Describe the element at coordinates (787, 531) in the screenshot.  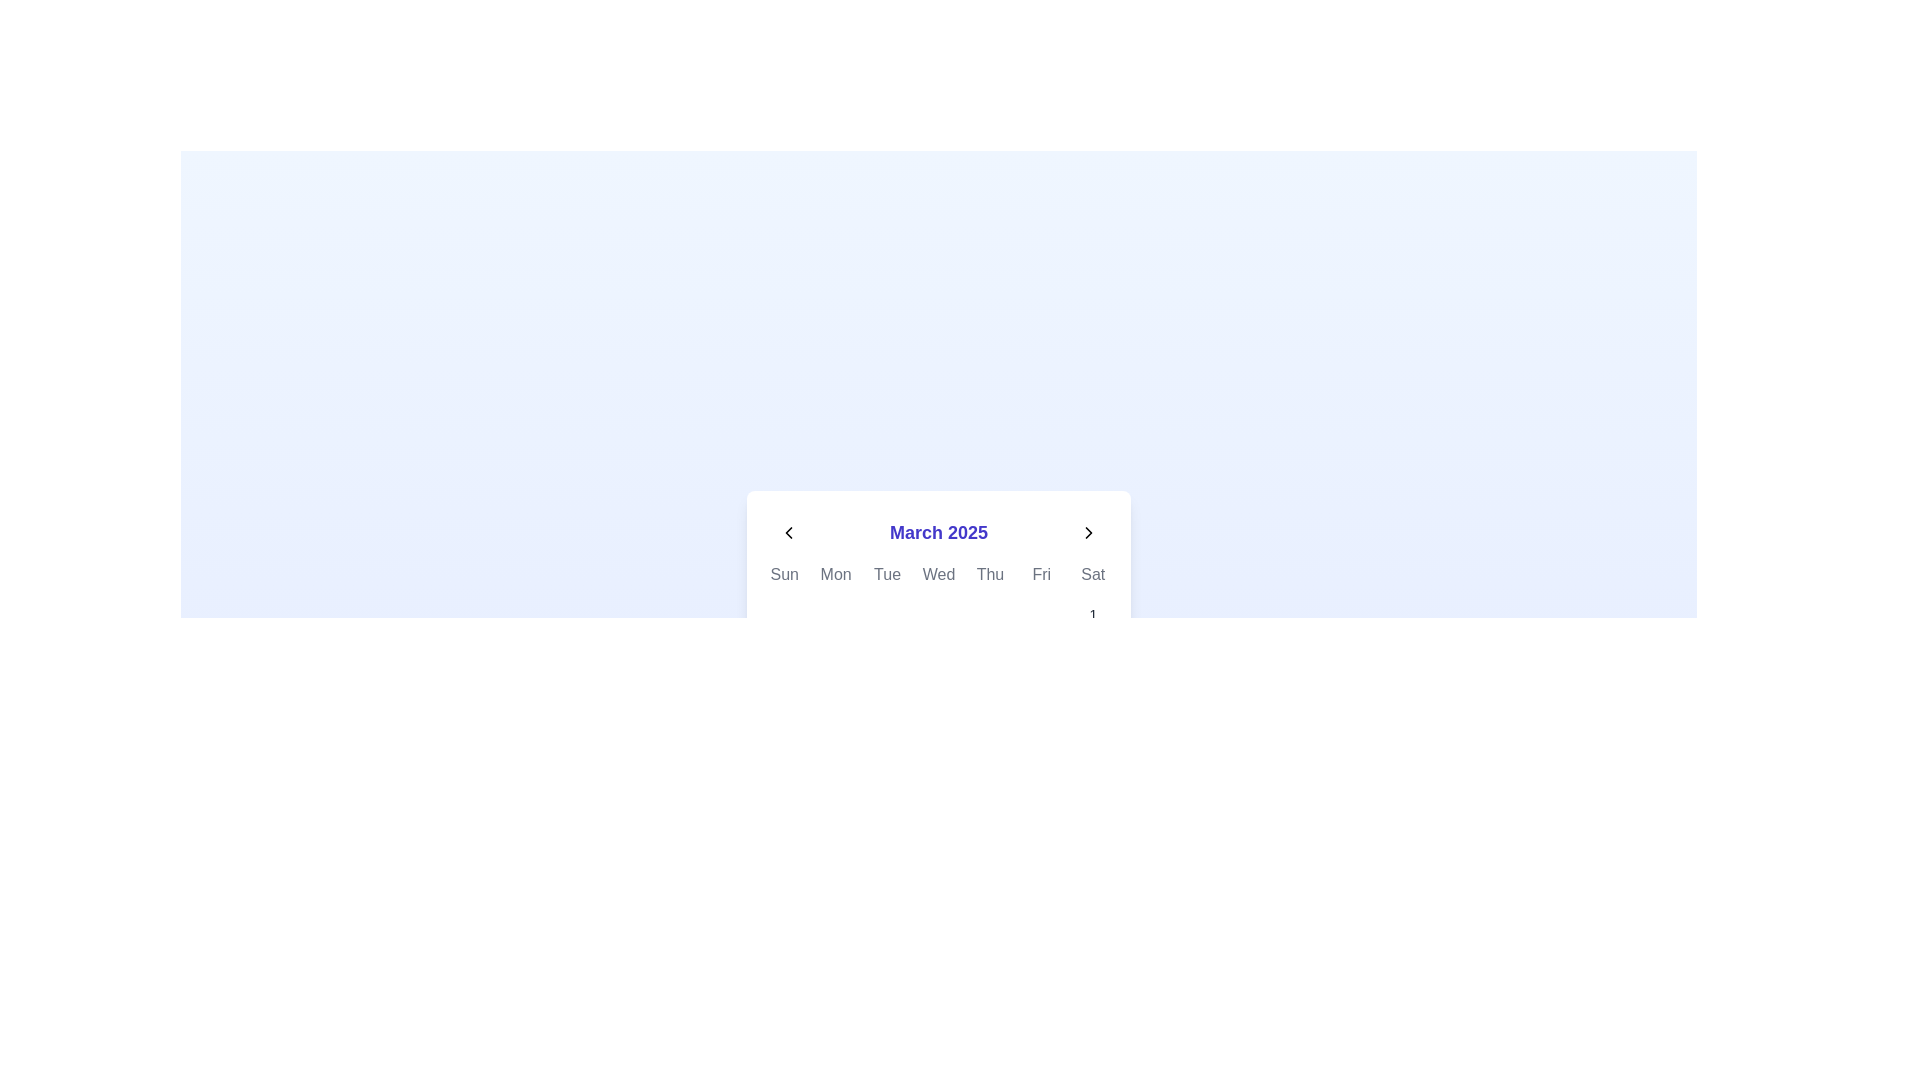
I see `the left-facing chevron arrow icon in the header of the calendar widget` at that location.